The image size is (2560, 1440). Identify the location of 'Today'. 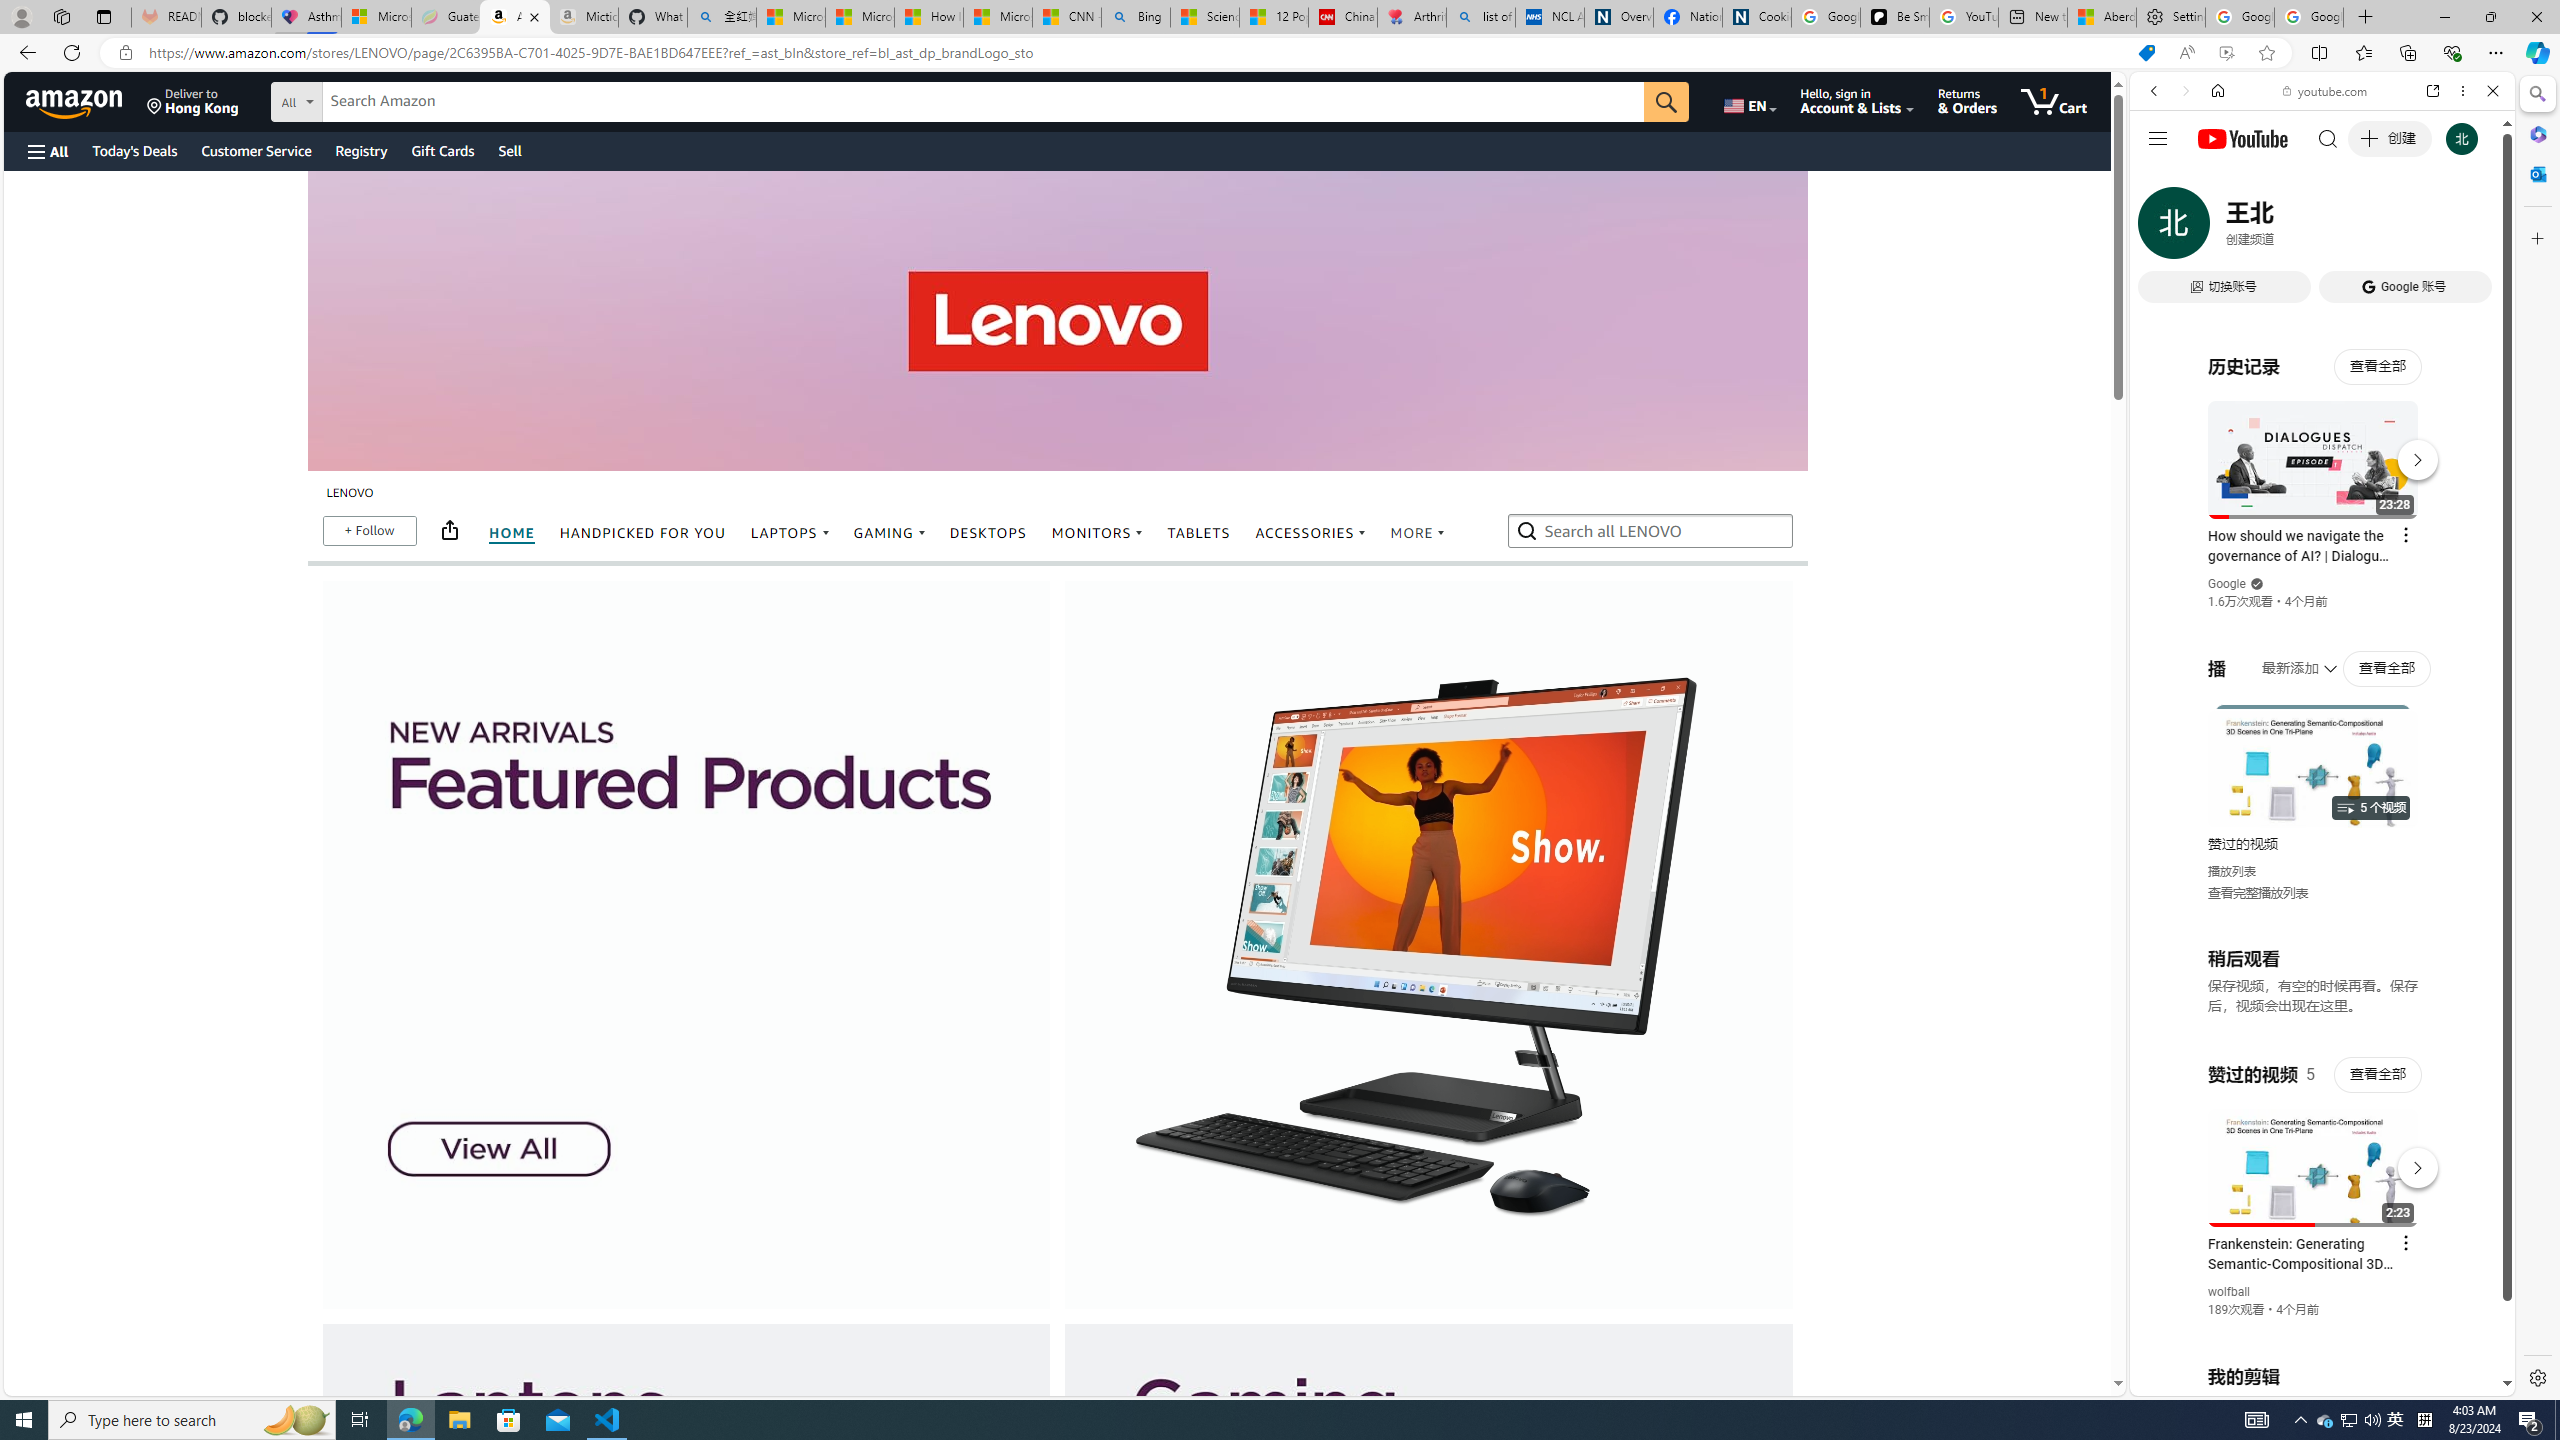
(134, 150).